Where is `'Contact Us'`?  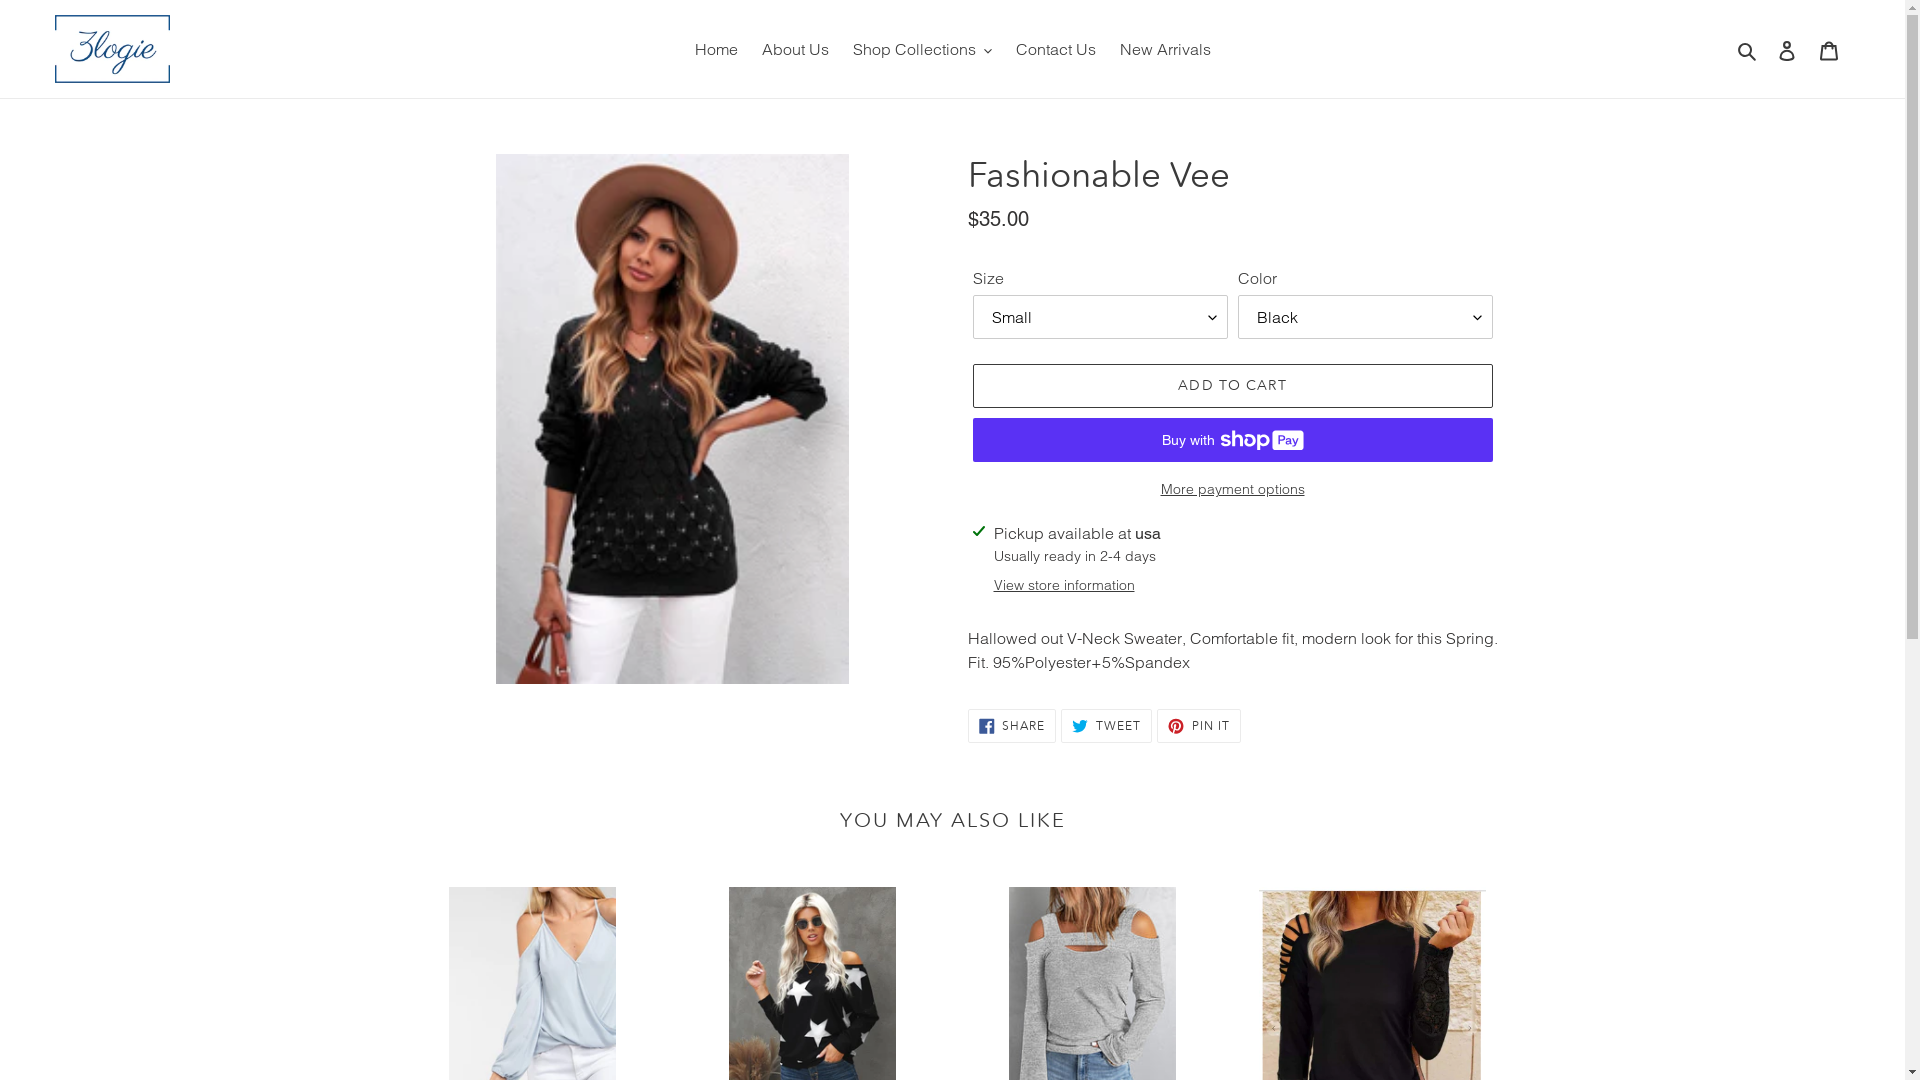
'Contact Us' is located at coordinates (1055, 48).